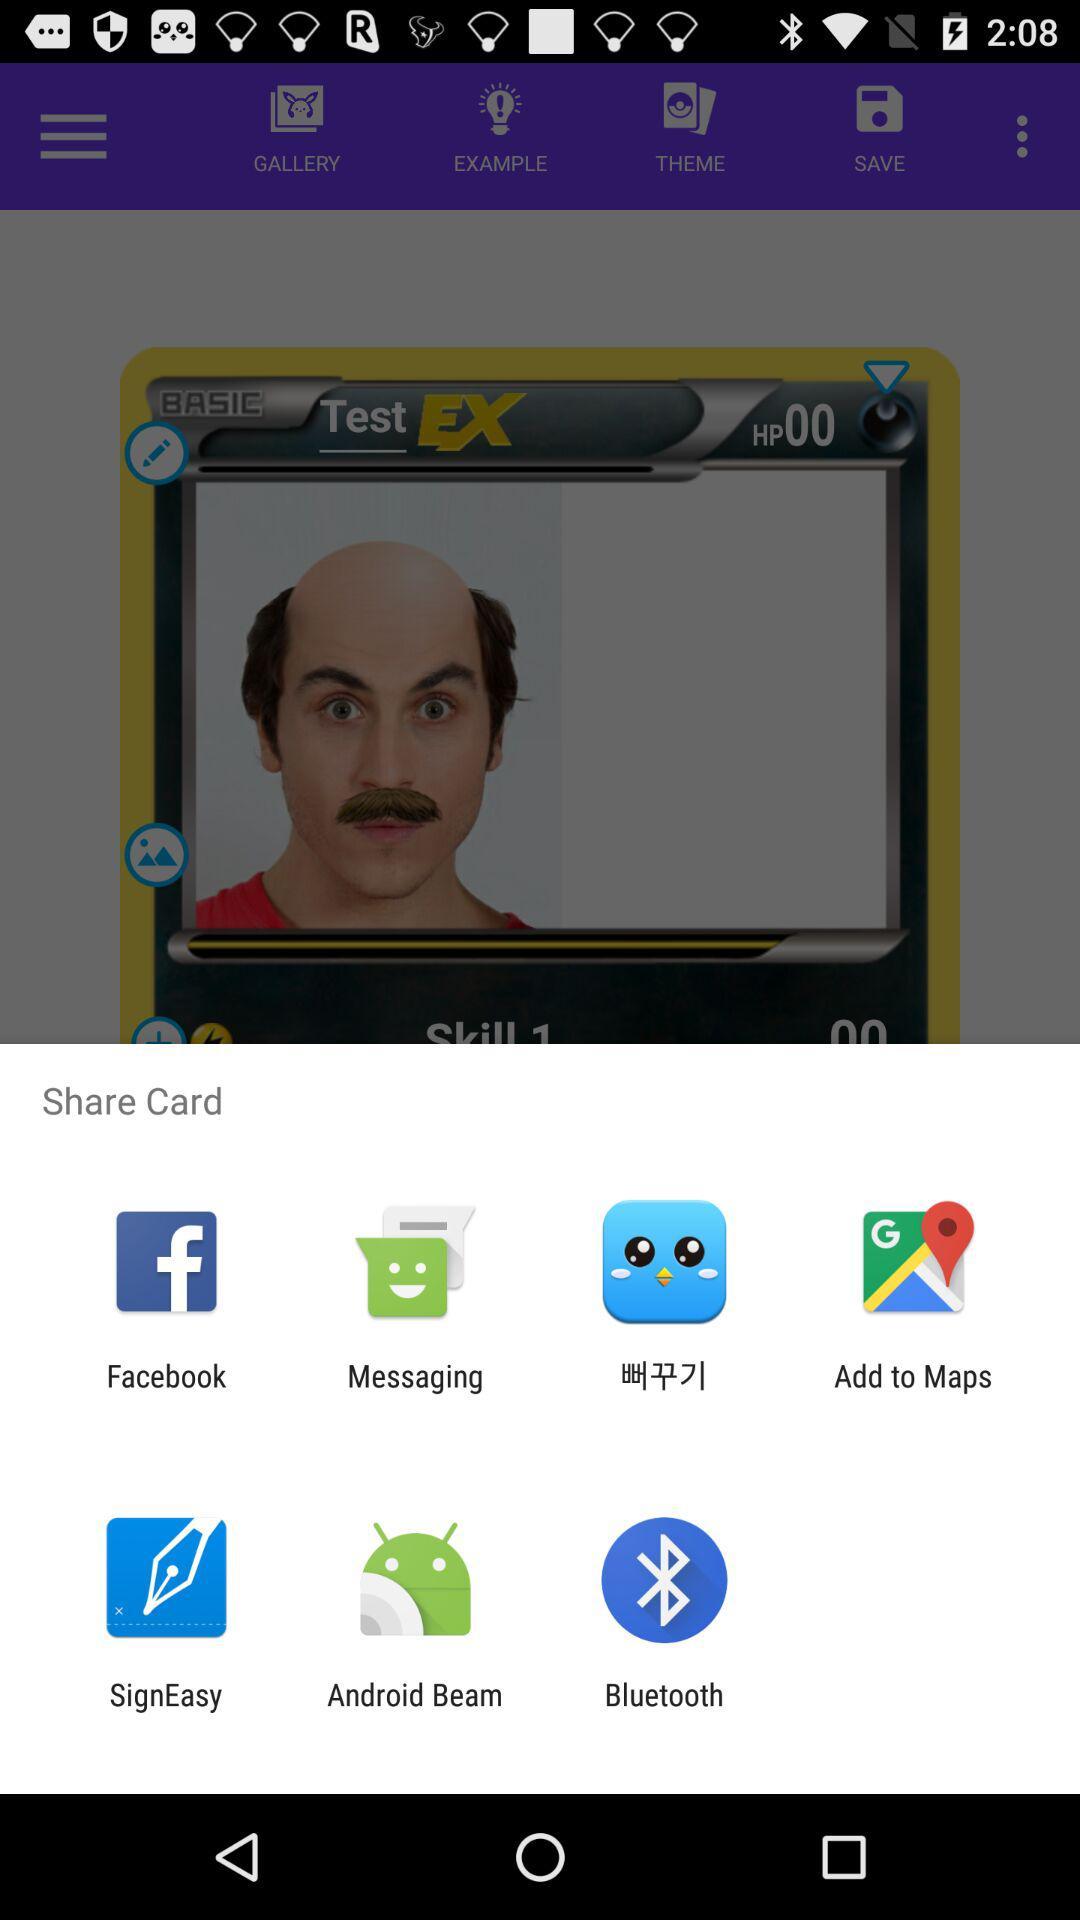 This screenshot has height=1920, width=1080. I want to click on the item next to the bluetooth, so click(414, 1711).